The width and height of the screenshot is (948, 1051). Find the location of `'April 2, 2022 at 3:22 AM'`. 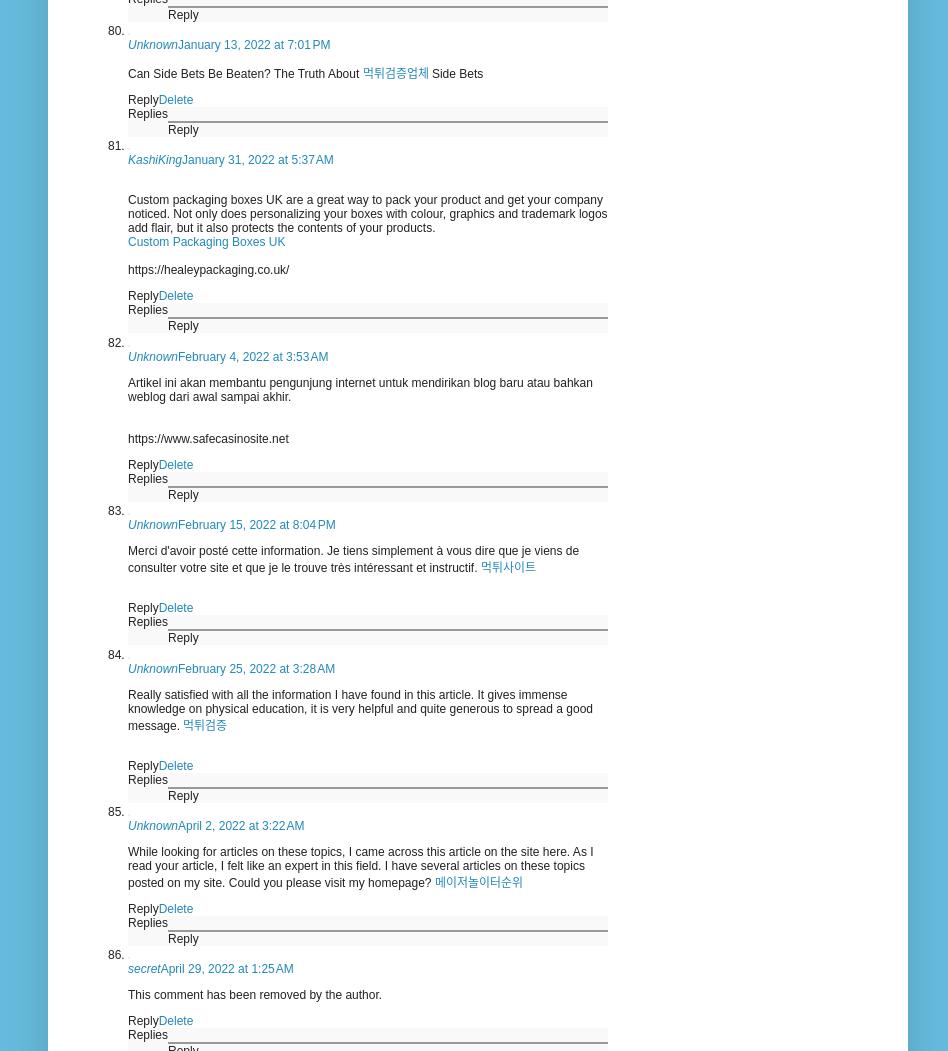

'April 2, 2022 at 3:22 AM' is located at coordinates (240, 825).